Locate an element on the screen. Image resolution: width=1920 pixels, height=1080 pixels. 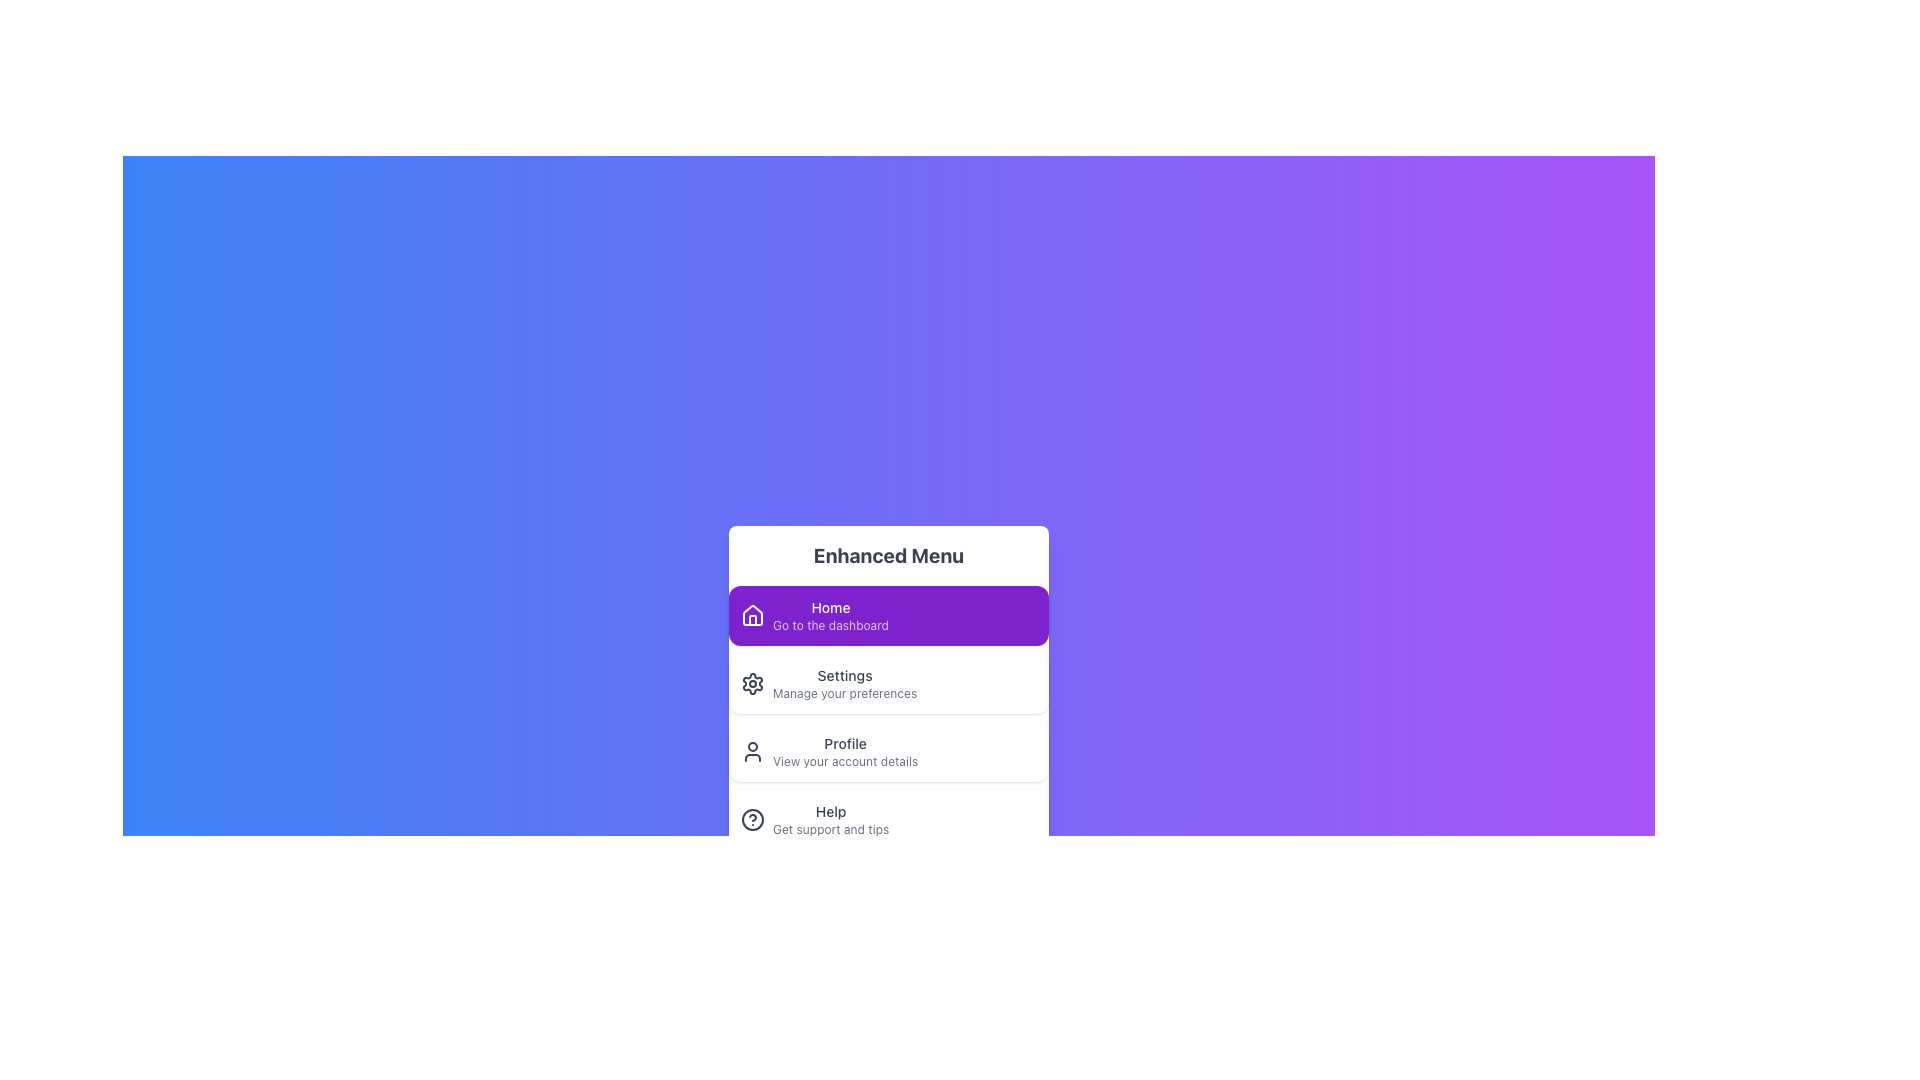
the house-like icon on the 'Home' button located at the top center of the menu, which features a purple circular background and is accompanied by the text 'Home' and subtext 'Go to the dashboard' is located at coordinates (752, 615).